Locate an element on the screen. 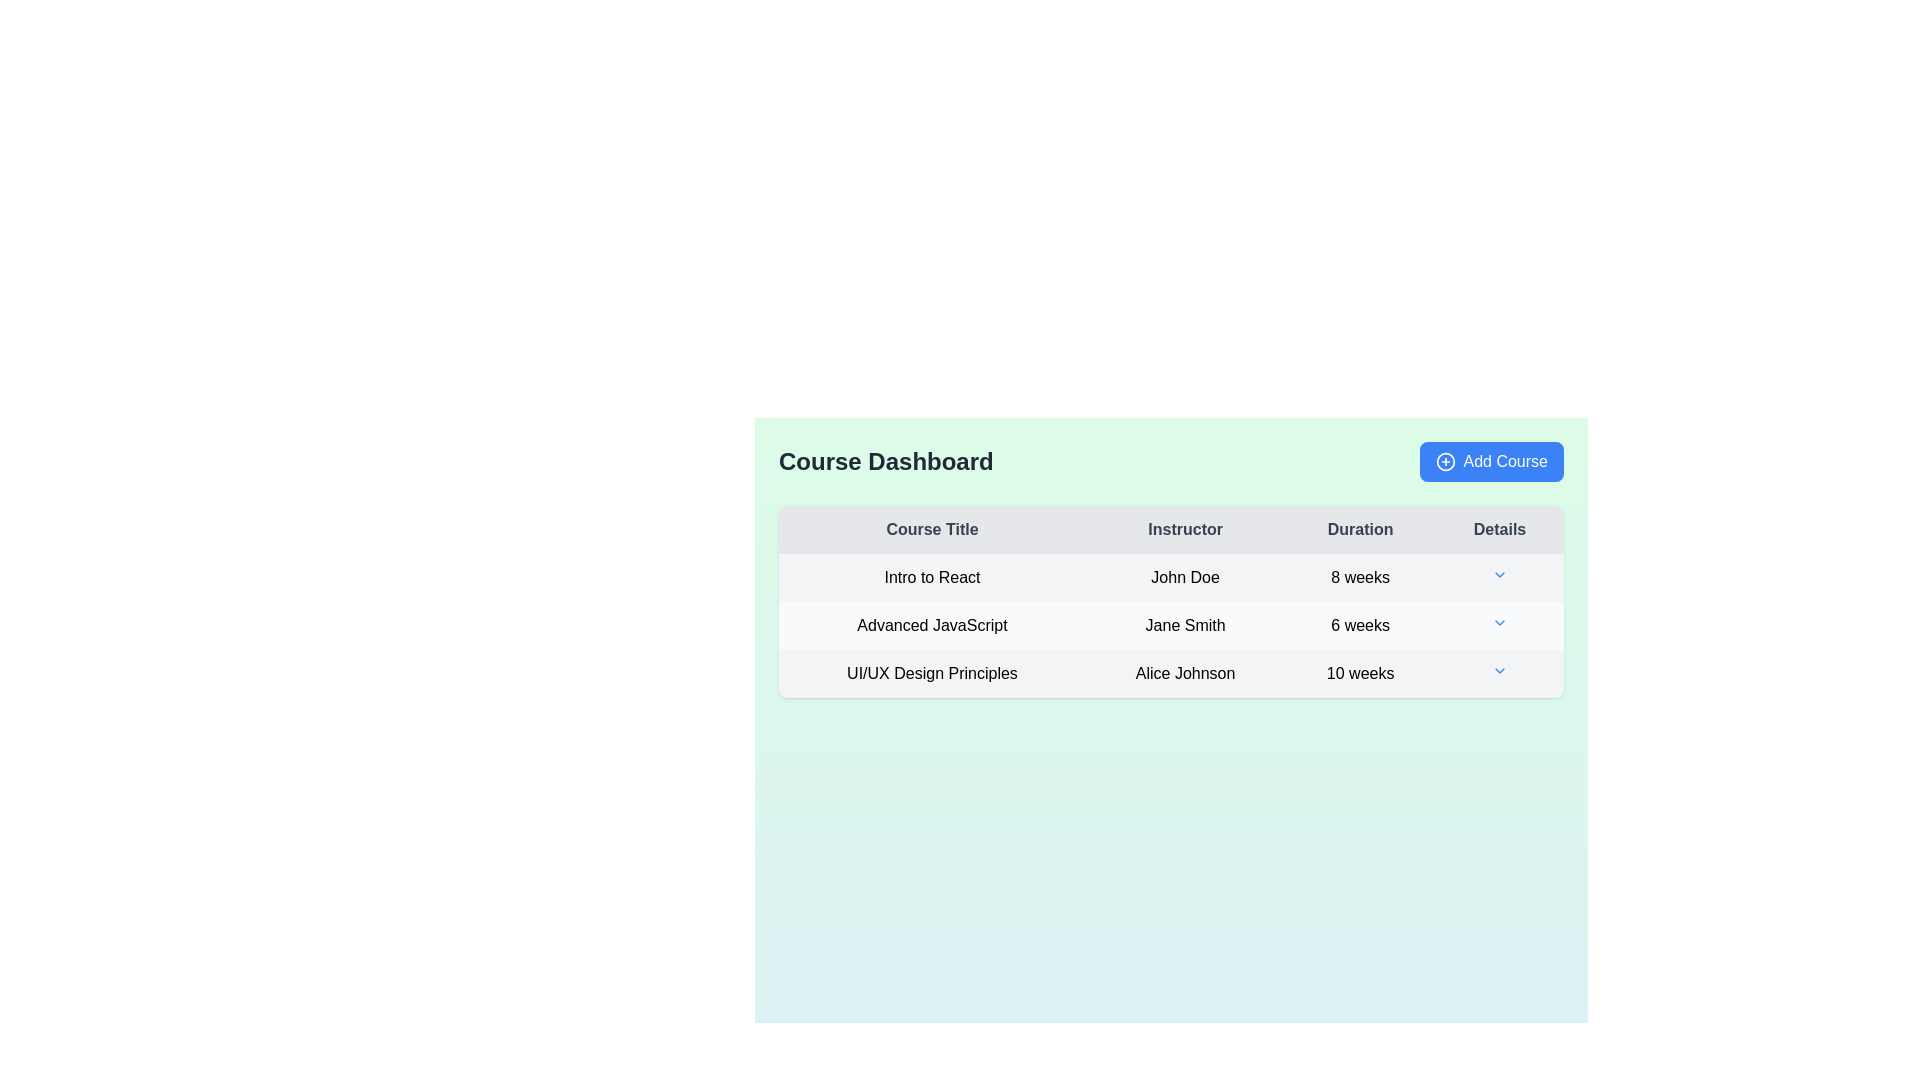 Image resolution: width=1920 pixels, height=1080 pixels. keyboard navigation is located at coordinates (1491, 462).